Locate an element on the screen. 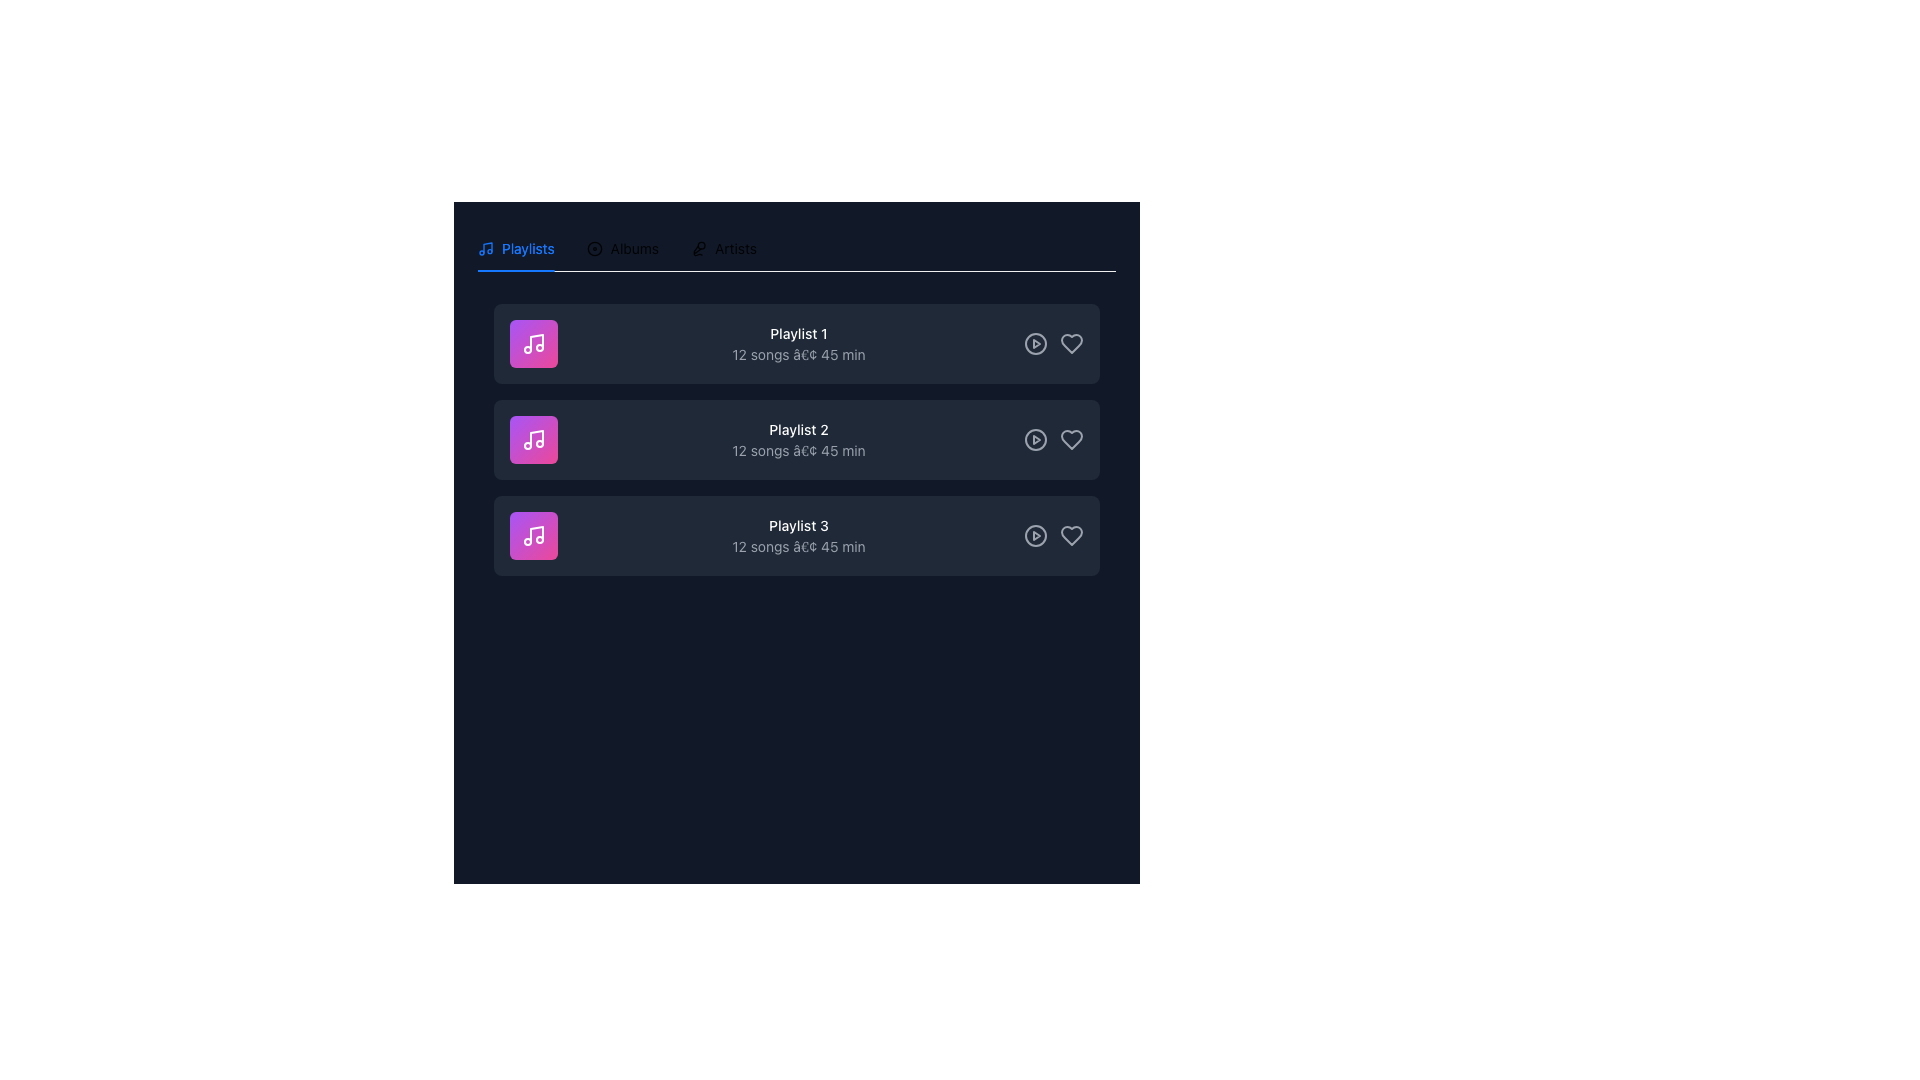  the heart-shaped icon button next to the title and description of 'Playlist 3' is located at coordinates (1070, 535).